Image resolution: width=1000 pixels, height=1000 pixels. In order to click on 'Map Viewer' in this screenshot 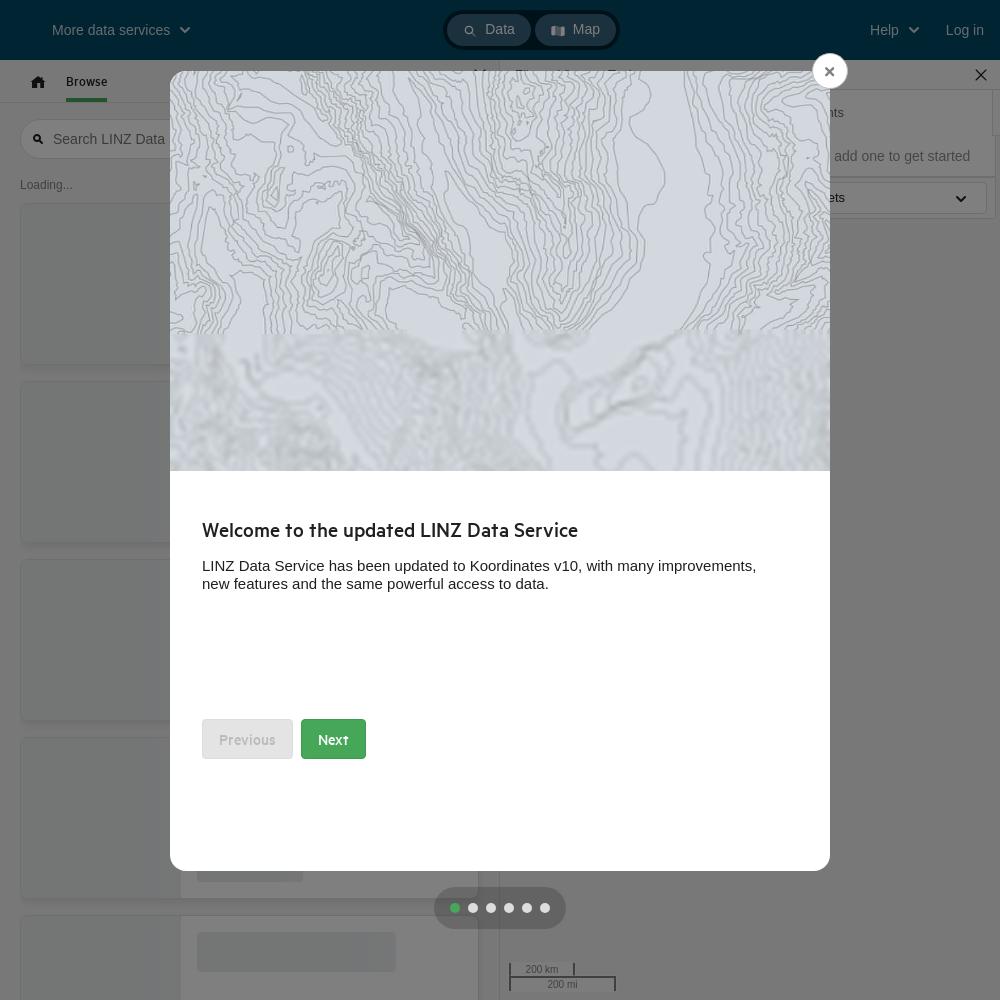, I will do `click(555, 111)`.